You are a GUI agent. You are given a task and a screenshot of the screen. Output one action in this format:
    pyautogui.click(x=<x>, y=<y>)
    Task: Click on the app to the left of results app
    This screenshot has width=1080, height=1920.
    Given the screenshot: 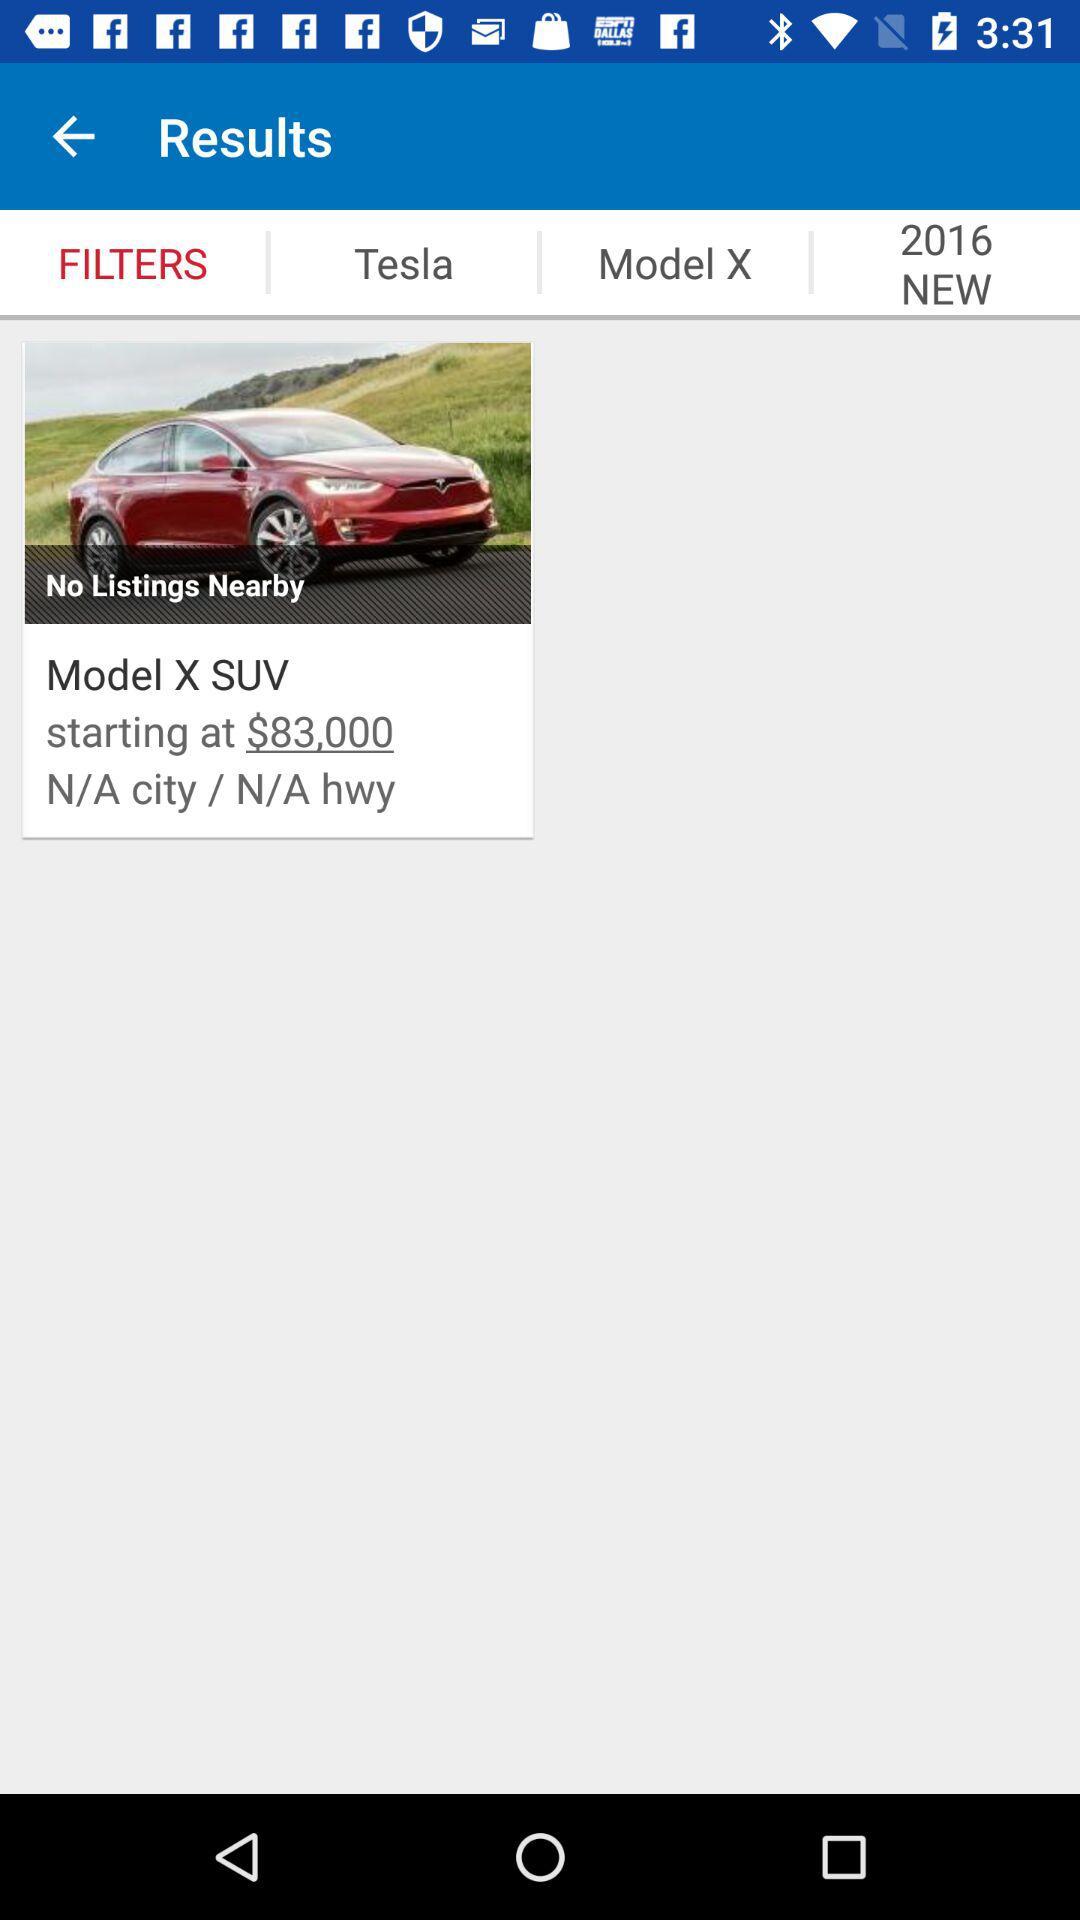 What is the action you would take?
    pyautogui.click(x=72, y=135)
    